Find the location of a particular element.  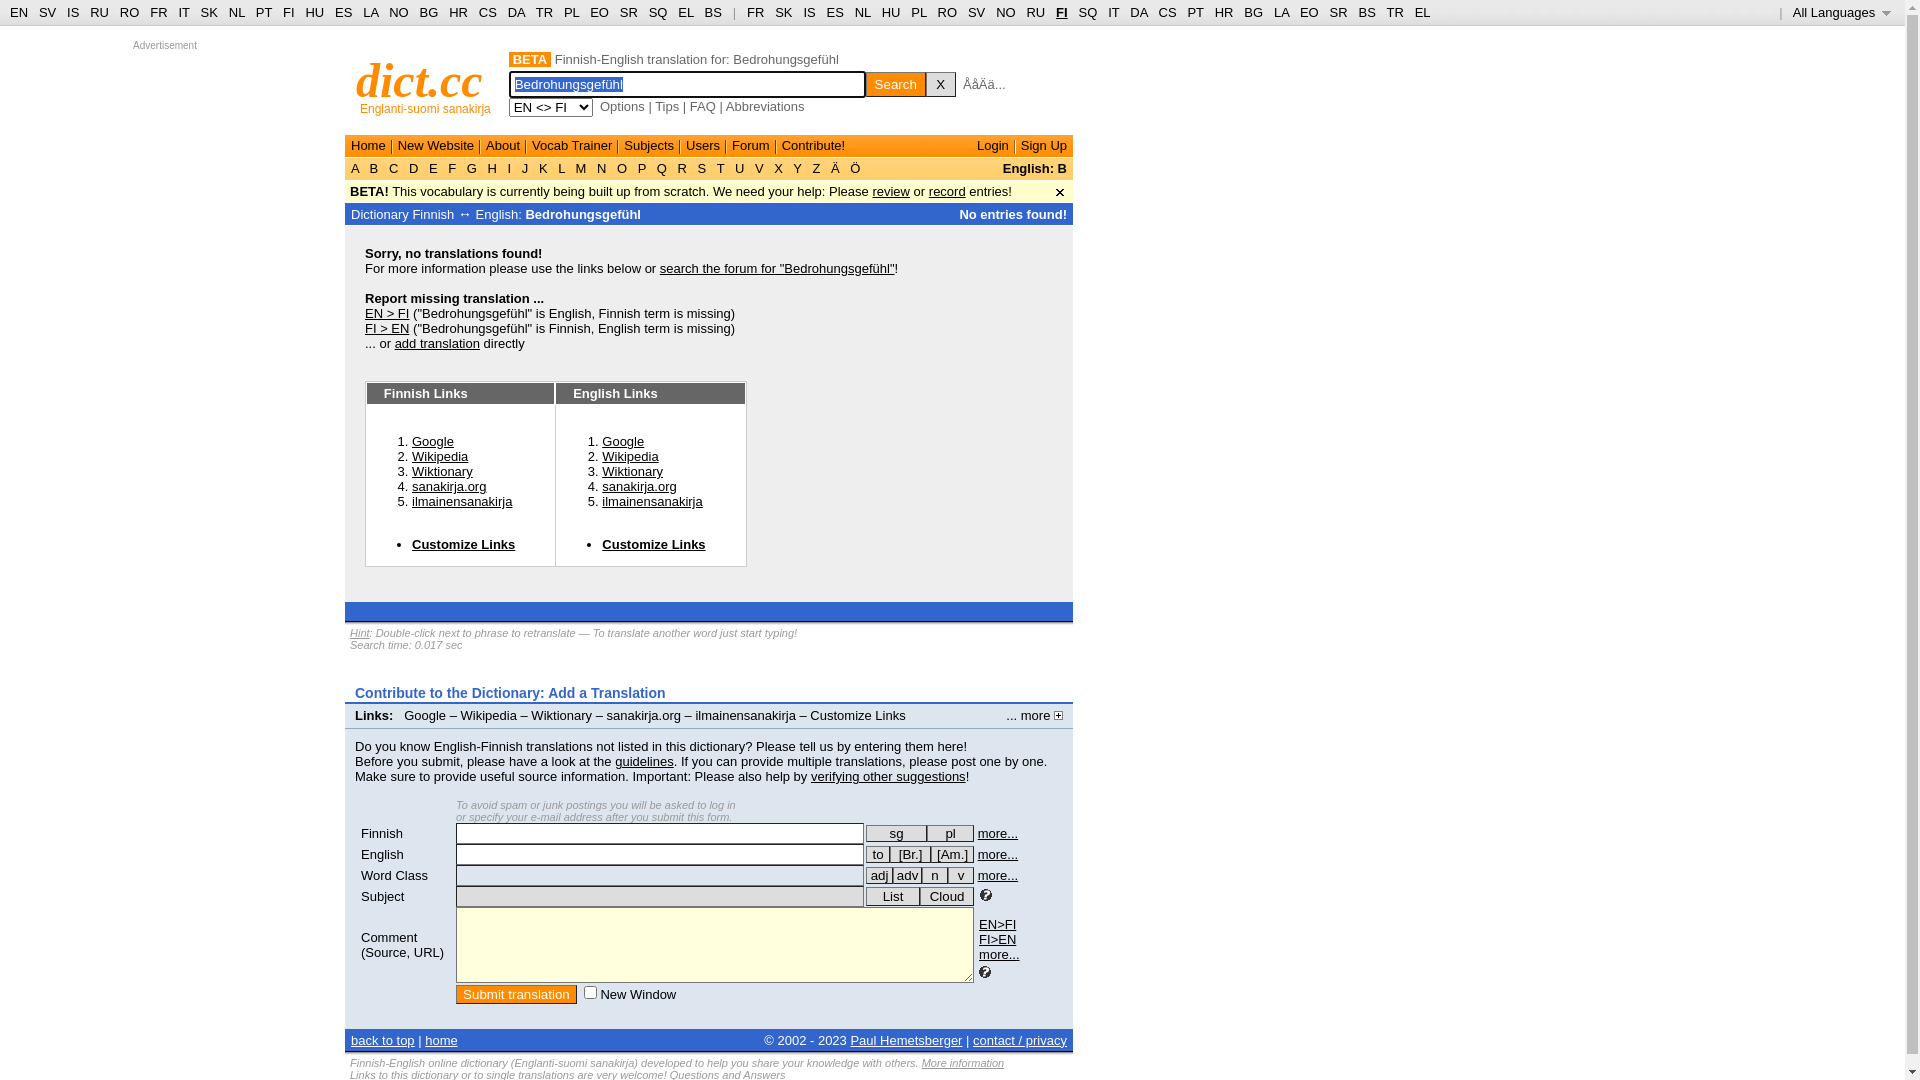

'EO' is located at coordinates (598, 12).